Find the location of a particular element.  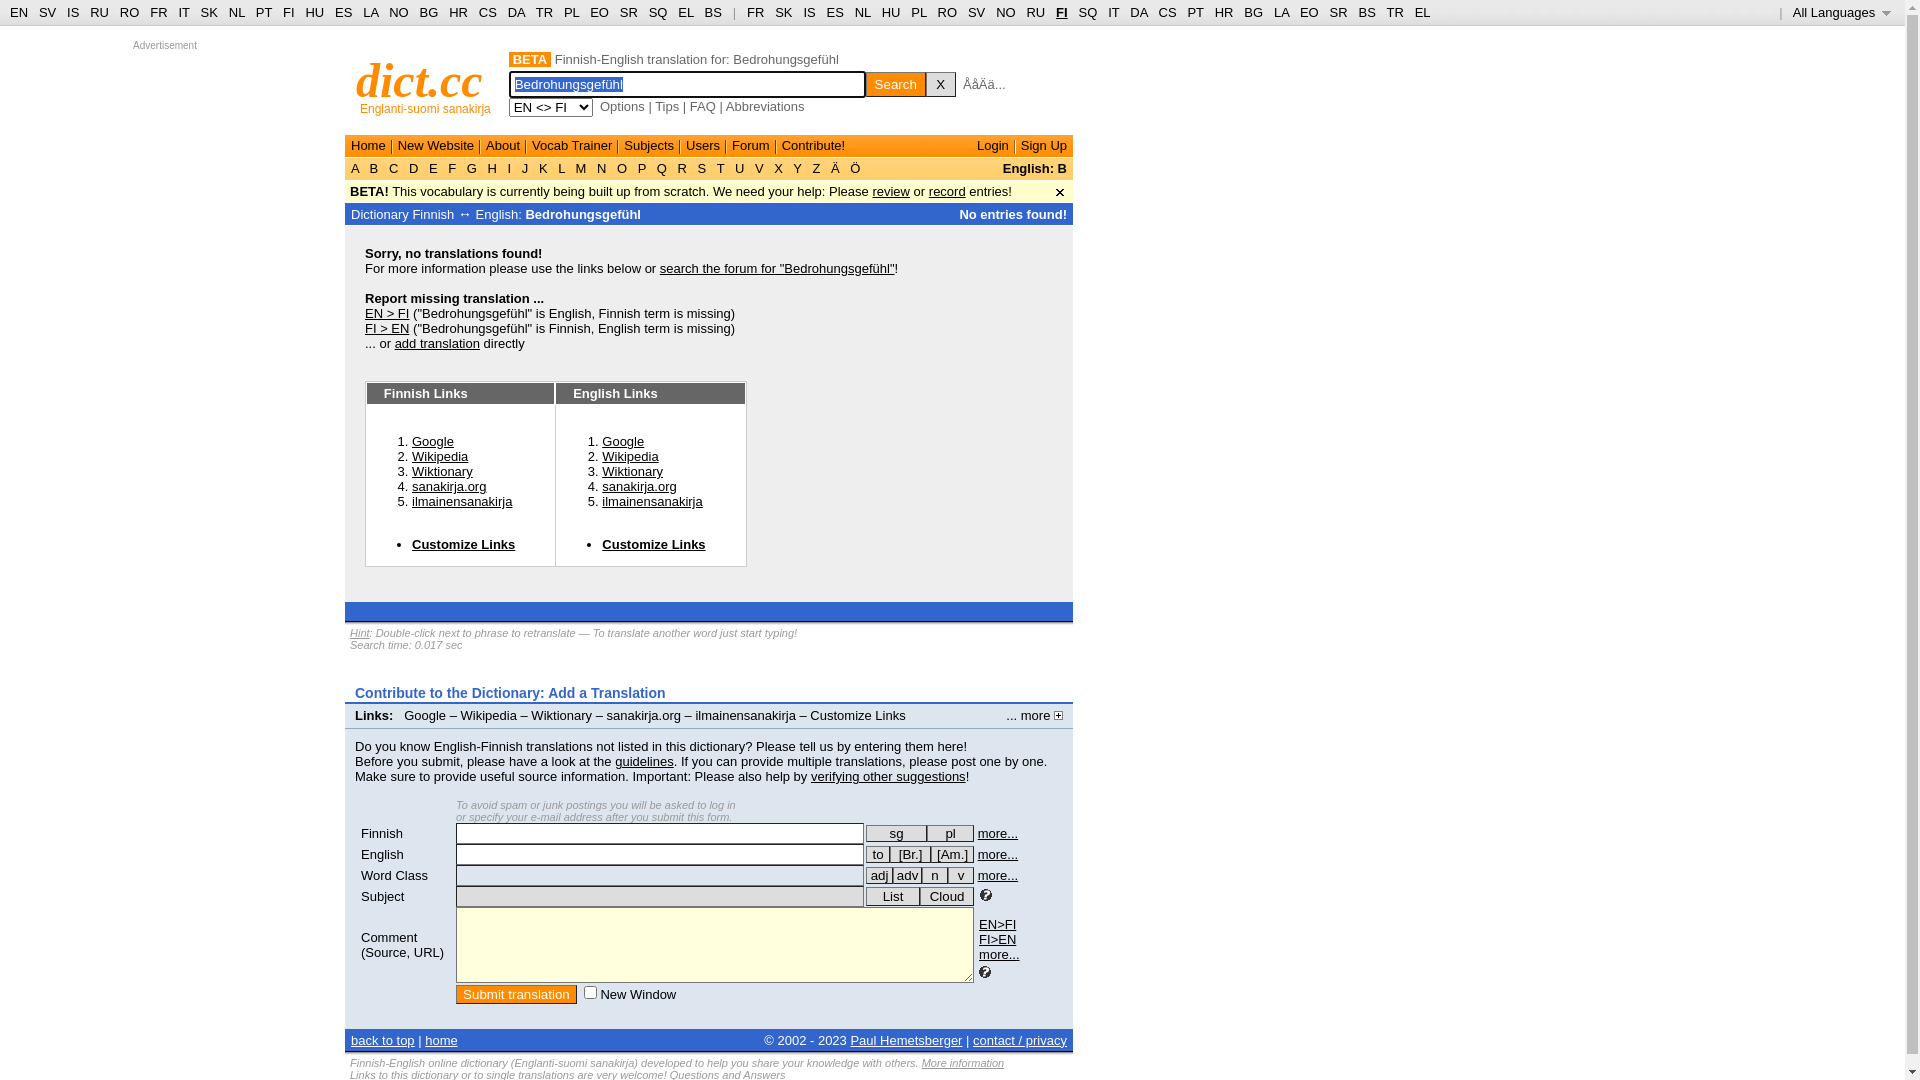

'EO' is located at coordinates (598, 12).